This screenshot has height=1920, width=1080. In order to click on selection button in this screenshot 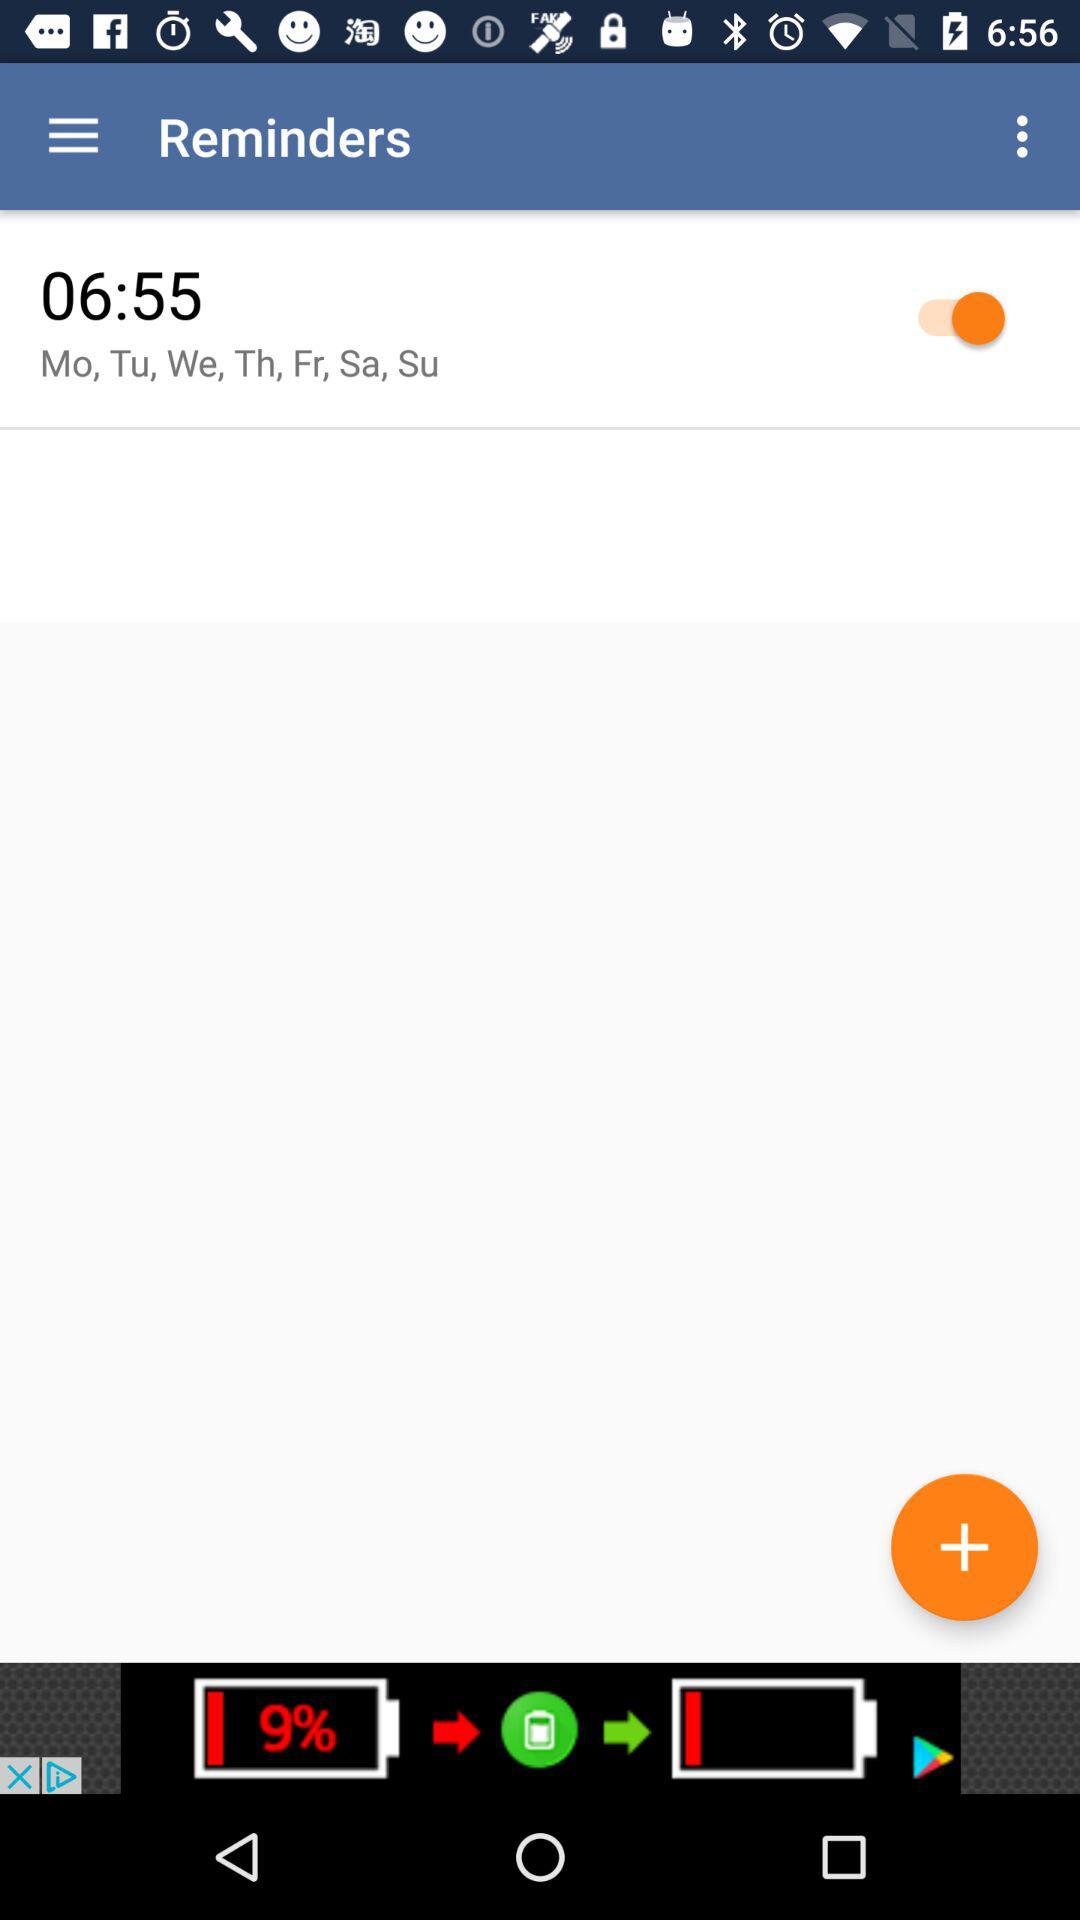, I will do `click(950, 316)`.